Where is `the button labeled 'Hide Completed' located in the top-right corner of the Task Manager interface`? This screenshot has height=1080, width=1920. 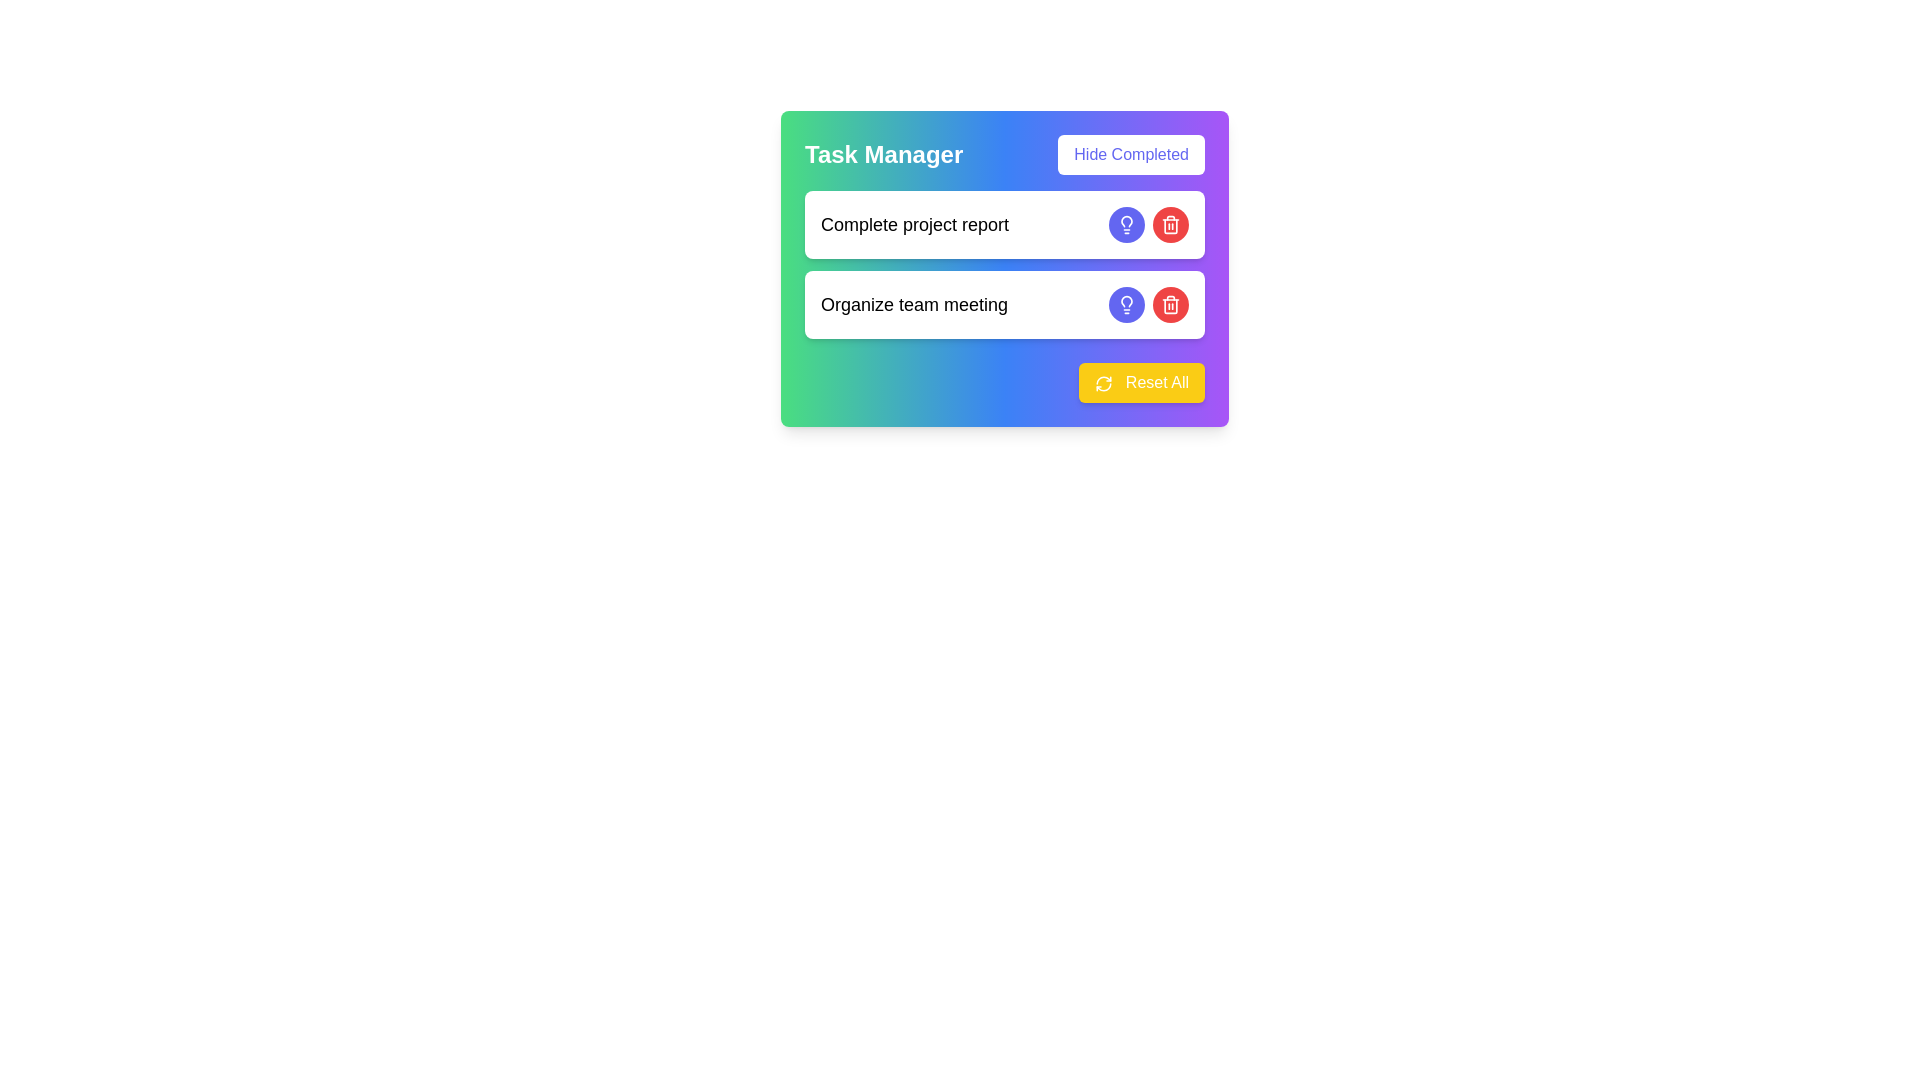
the button labeled 'Hide Completed' located in the top-right corner of the Task Manager interface is located at coordinates (1131, 153).